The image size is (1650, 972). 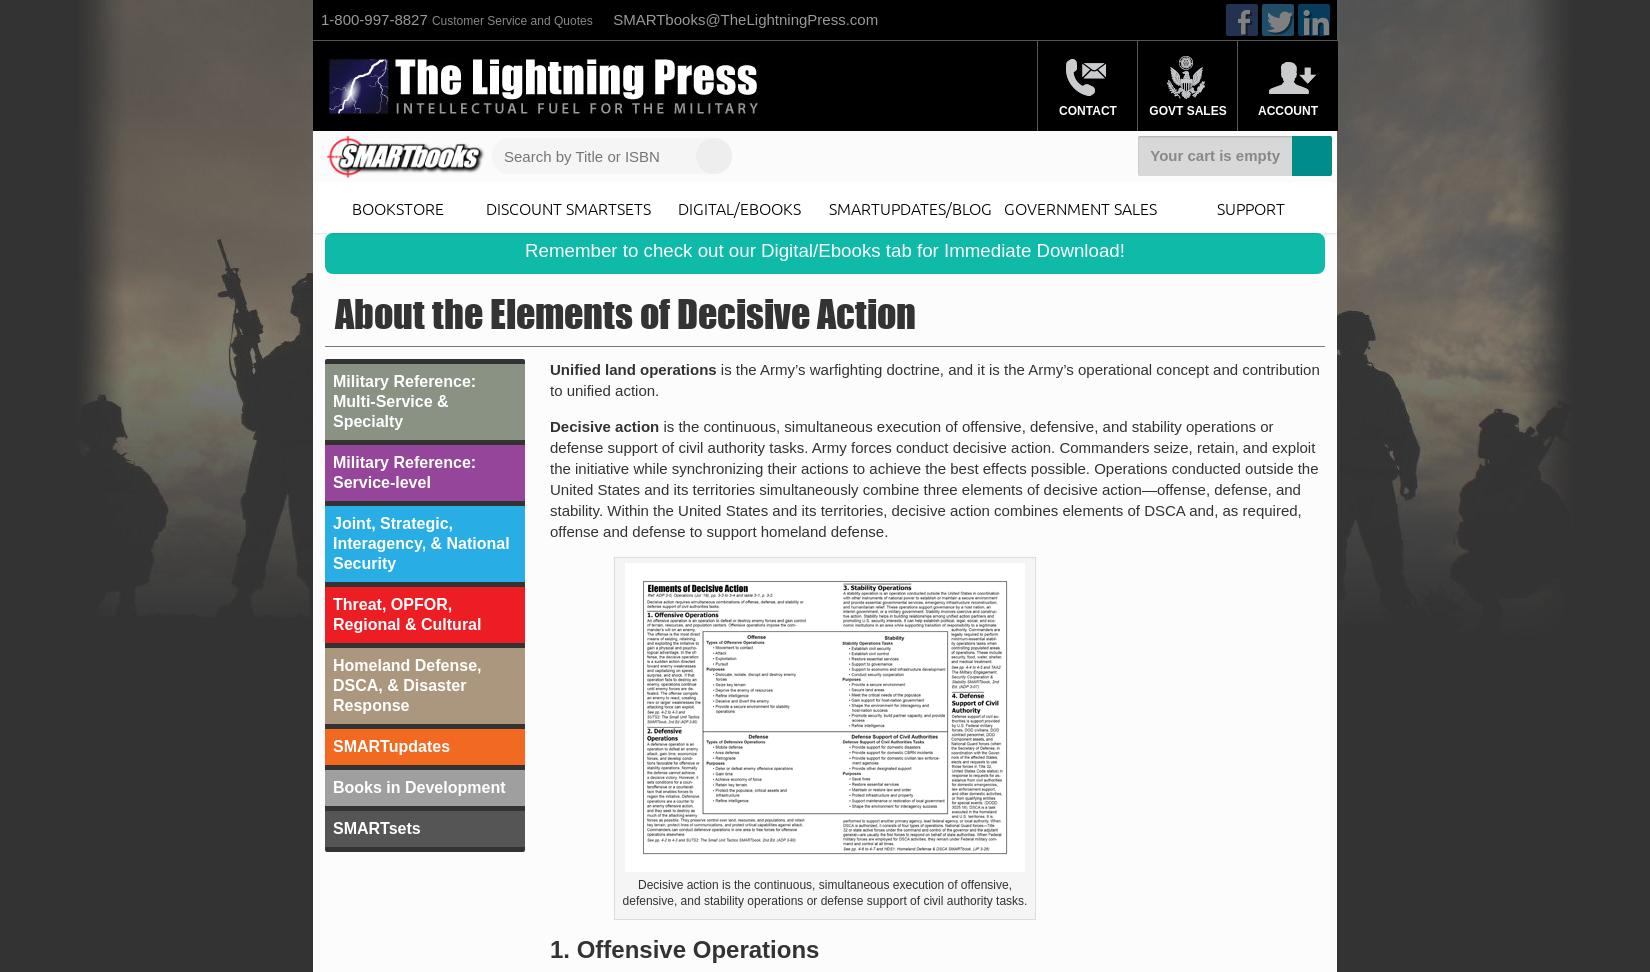 I want to click on 'Military Reference: Service-level', so click(x=404, y=471).